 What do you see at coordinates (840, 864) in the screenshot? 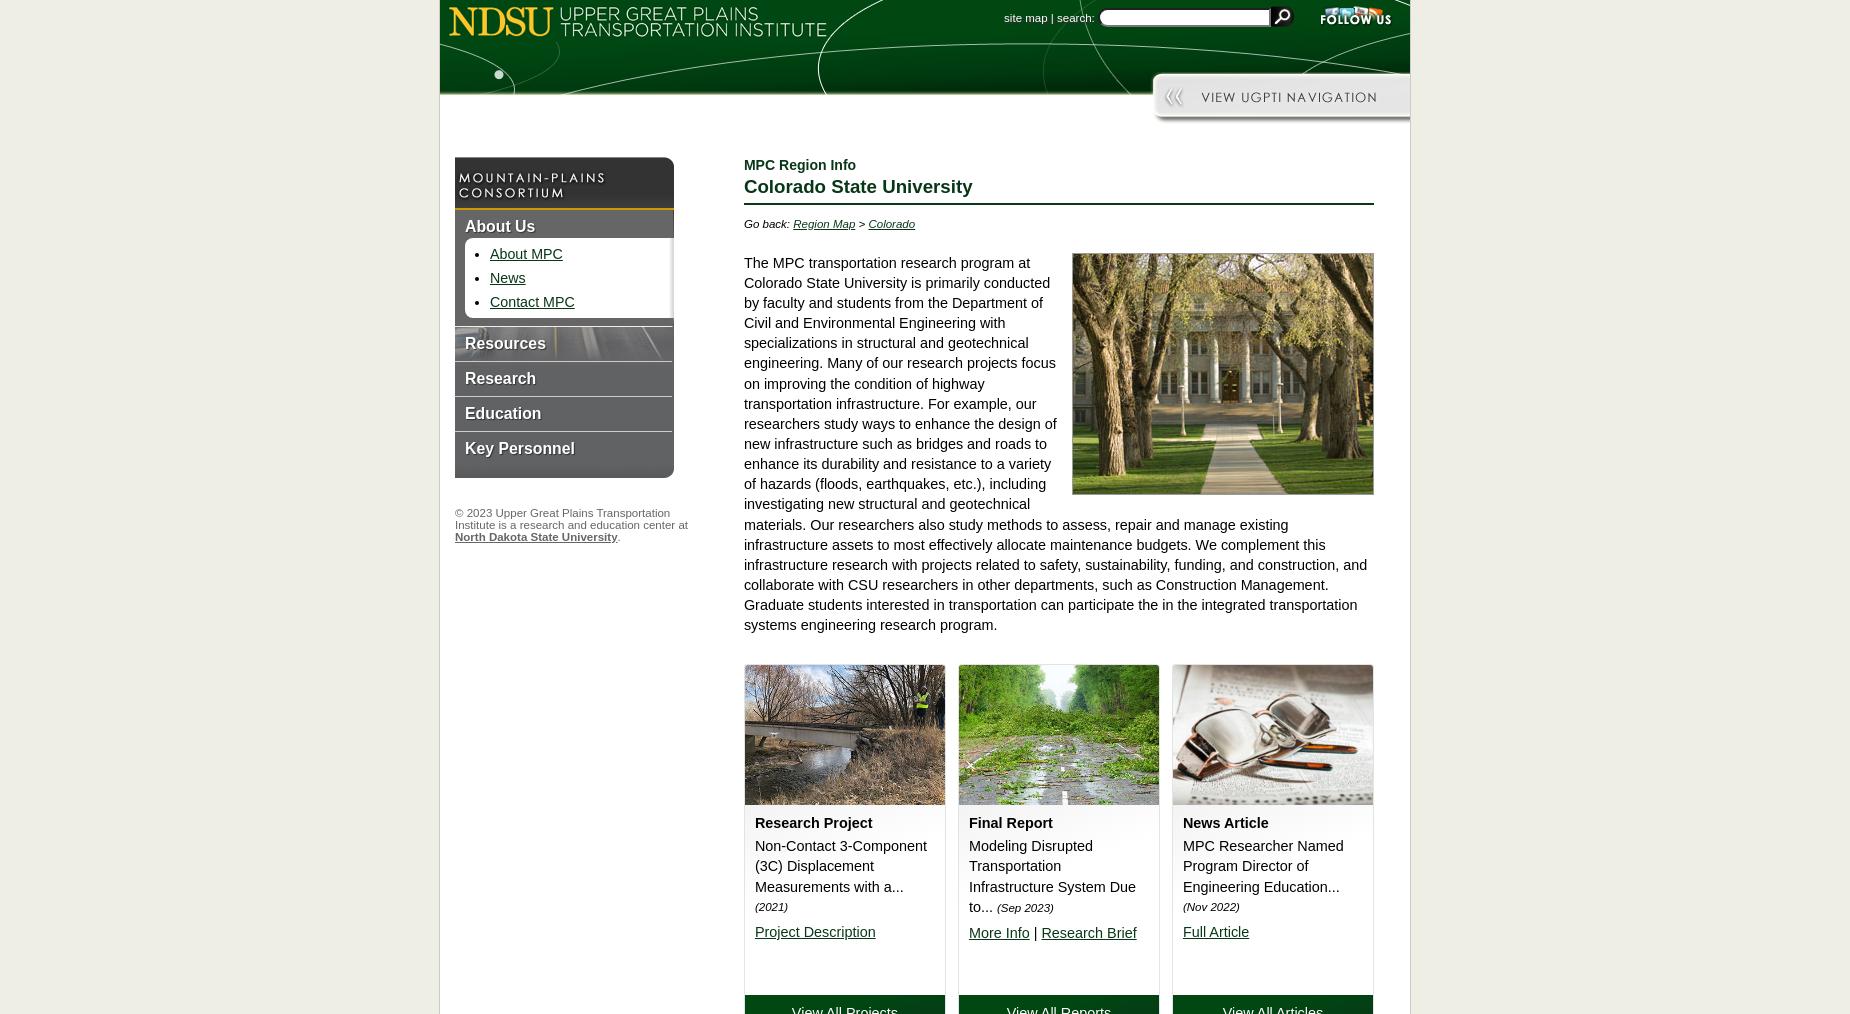
I see `'Non-Contact 3-Component (3C) Displacement Measurements with a...'` at bounding box center [840, 864].